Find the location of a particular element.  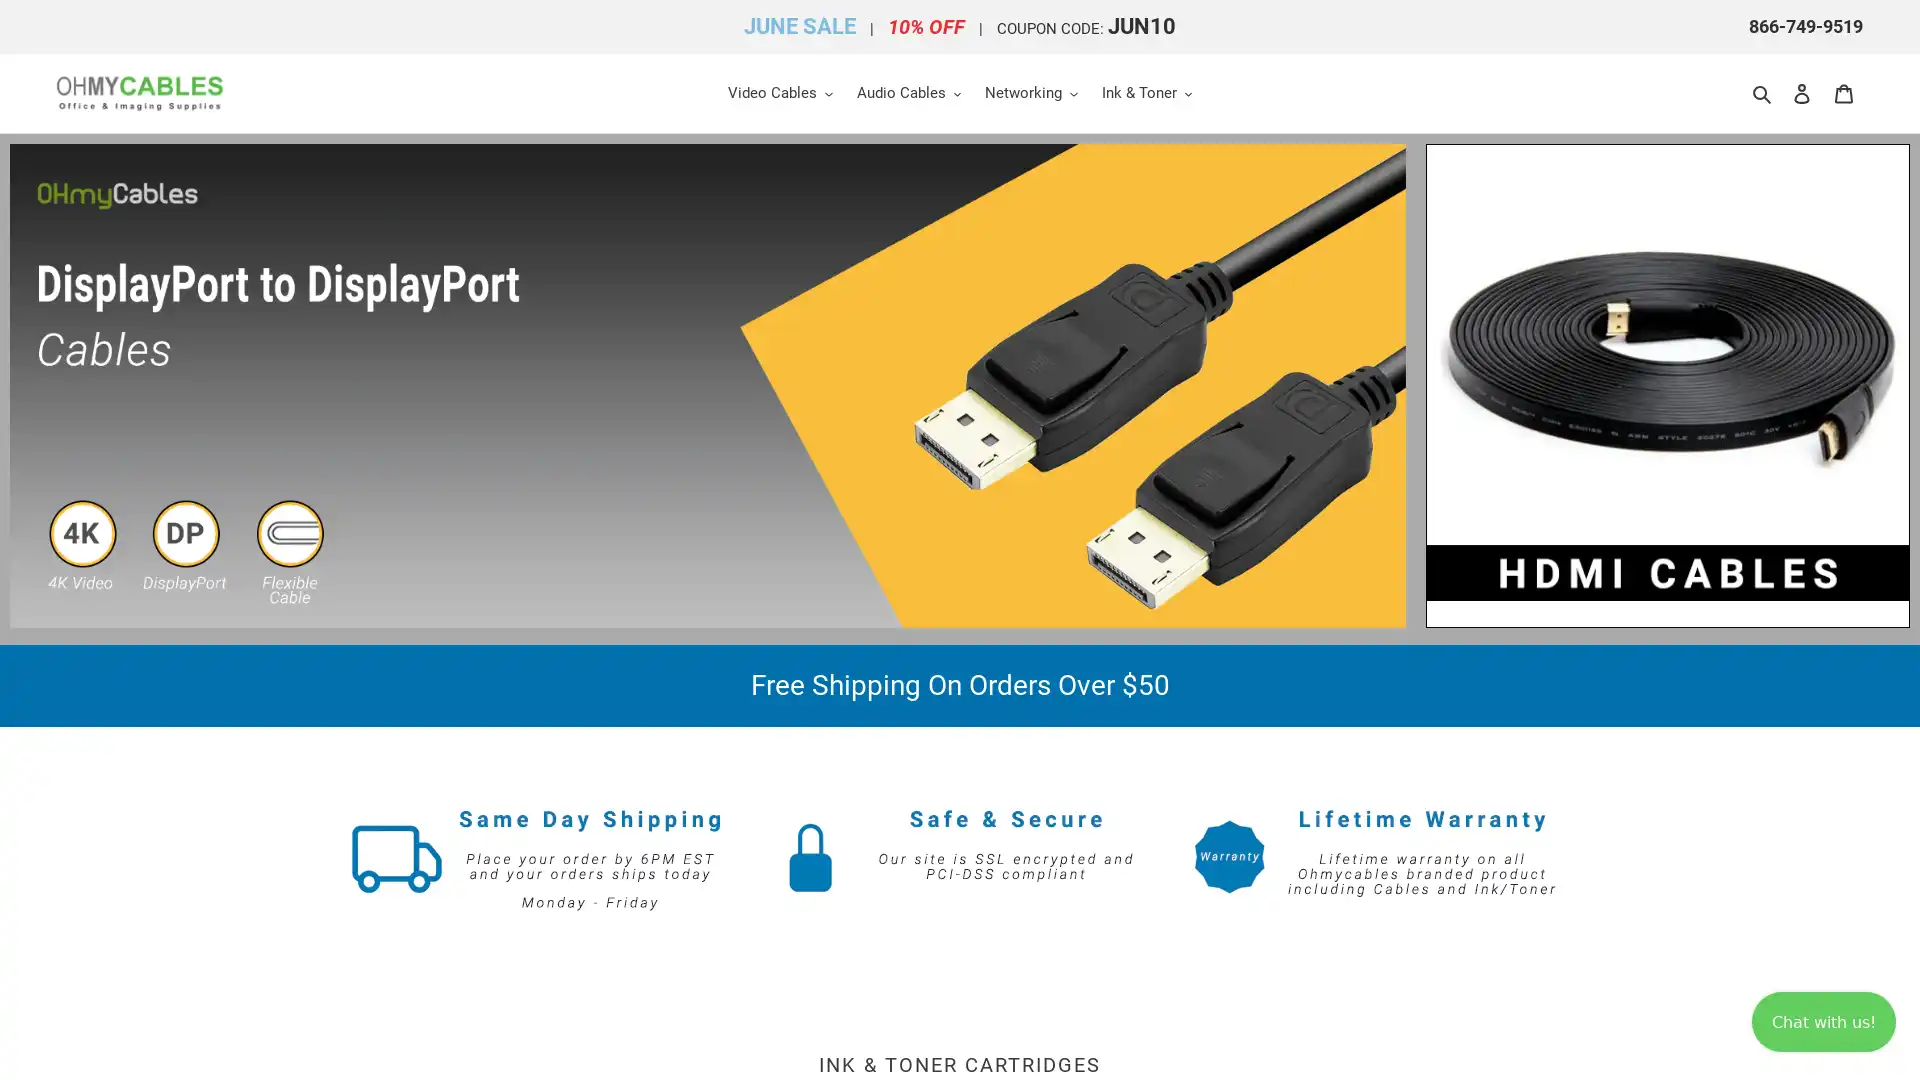

Ink & Toner is located at coordinates (1146, 92).